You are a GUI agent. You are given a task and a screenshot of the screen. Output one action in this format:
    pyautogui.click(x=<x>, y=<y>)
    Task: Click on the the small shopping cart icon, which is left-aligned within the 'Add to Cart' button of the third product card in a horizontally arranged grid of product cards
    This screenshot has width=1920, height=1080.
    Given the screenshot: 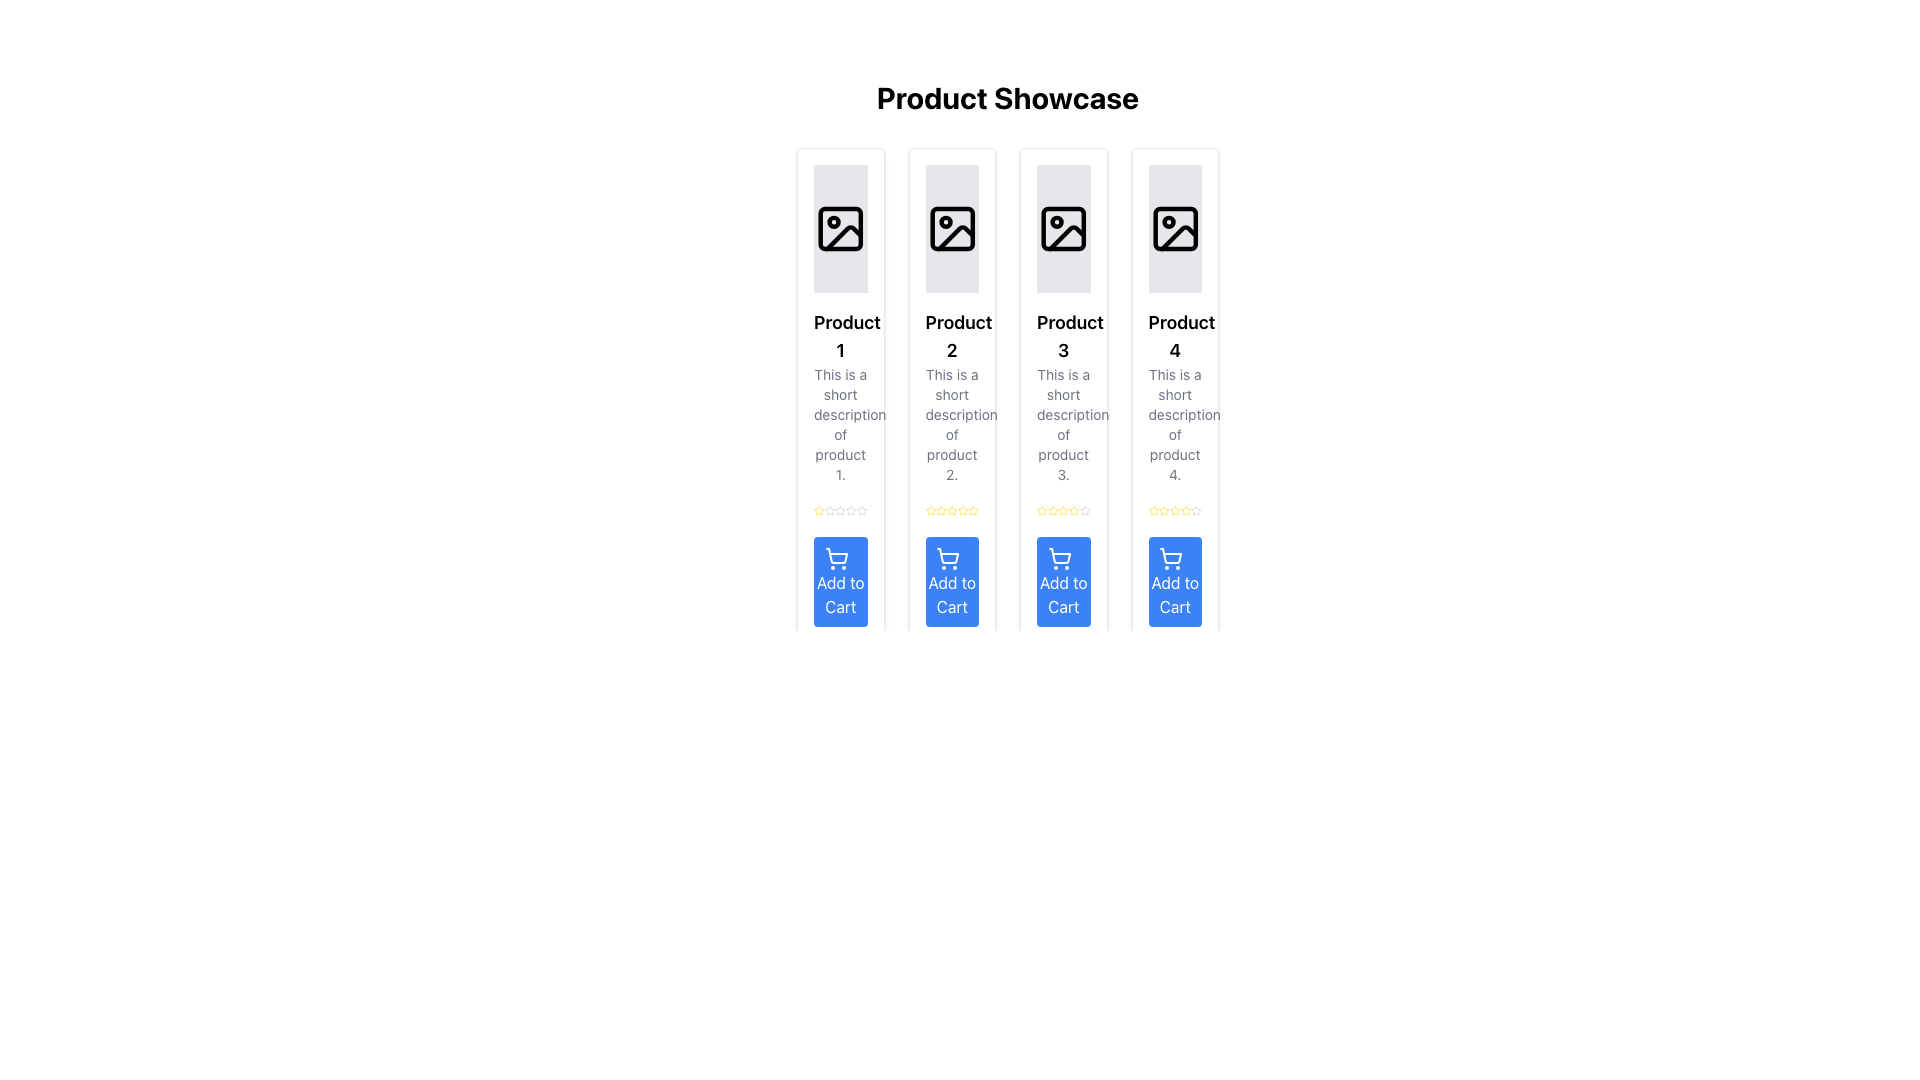 What is the action you would take?
    pyautogui.click(x=947, y=558)
    